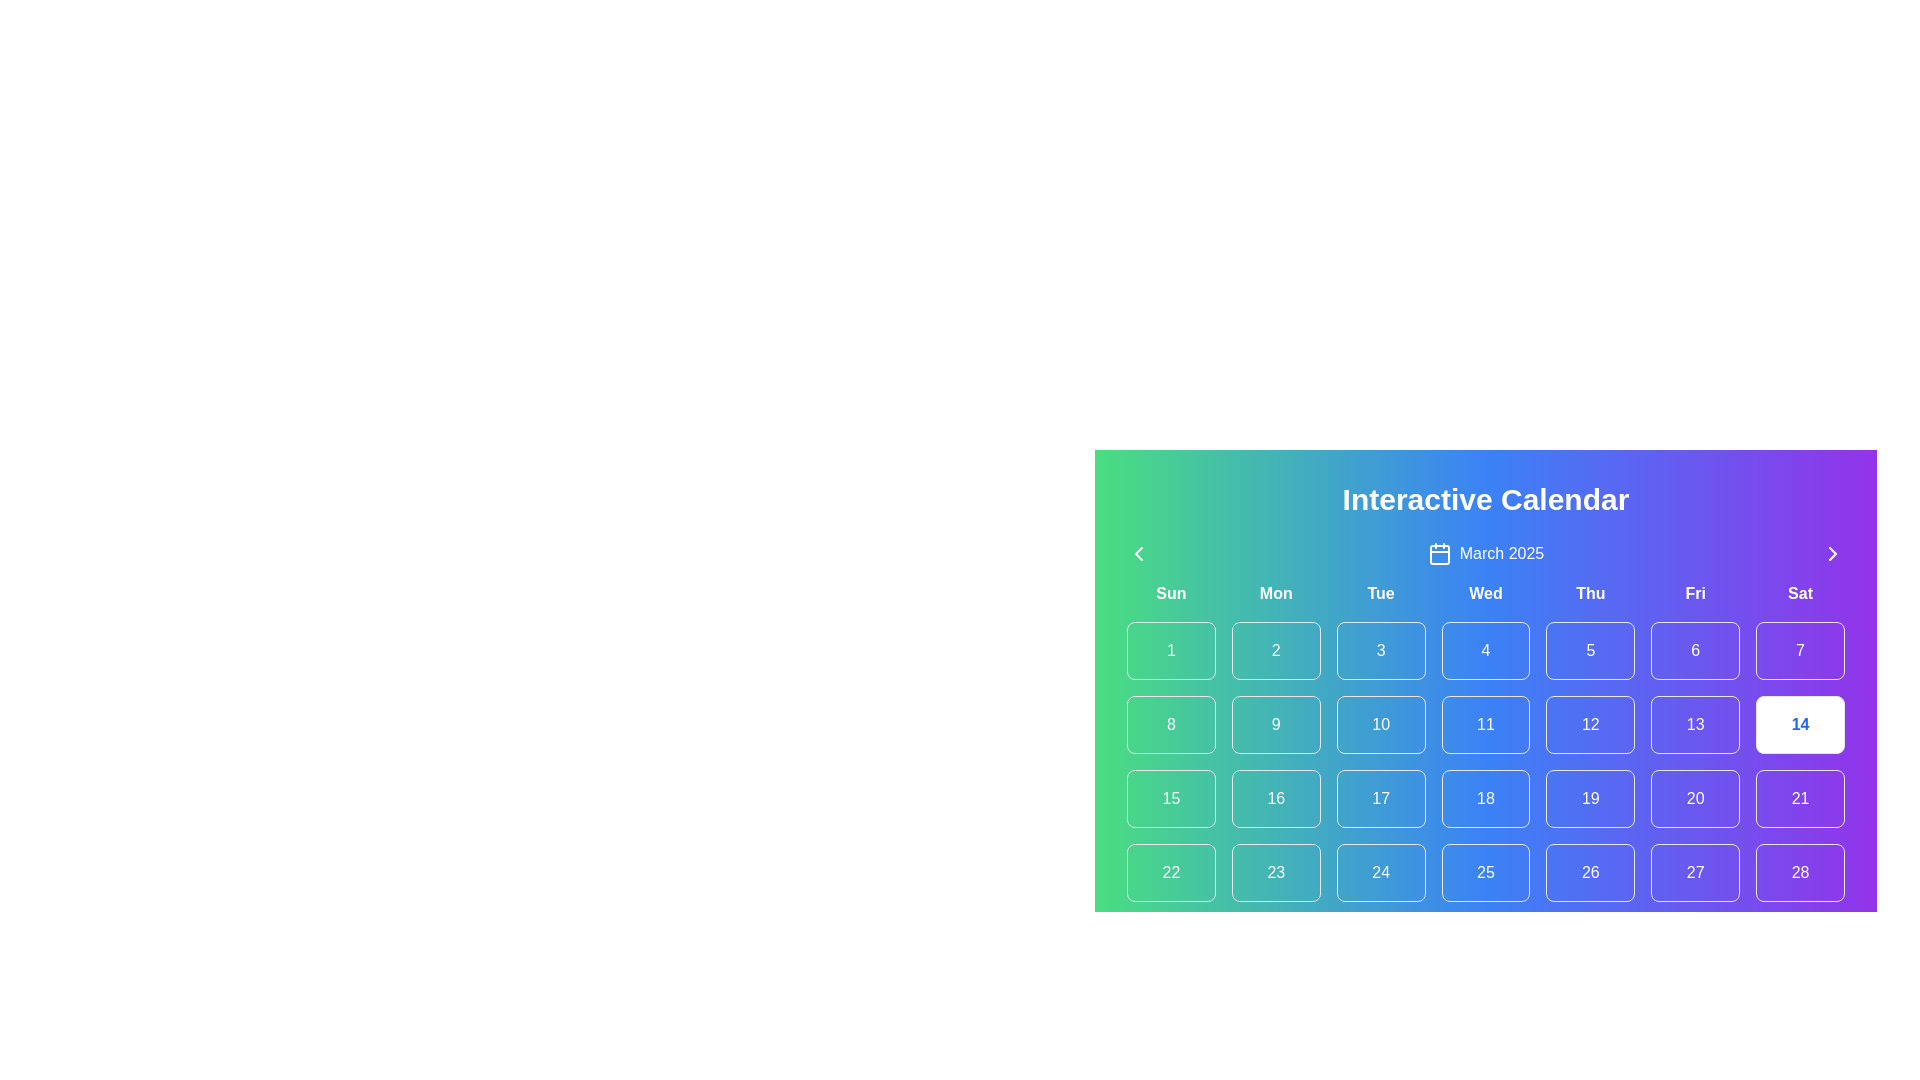 Image resolution: width=1920 pixels, height=1080 pixels. Describe the element at coordinates (1589, 797) in the screenshot. I see `the blue button displaying the number '19'` at that location.